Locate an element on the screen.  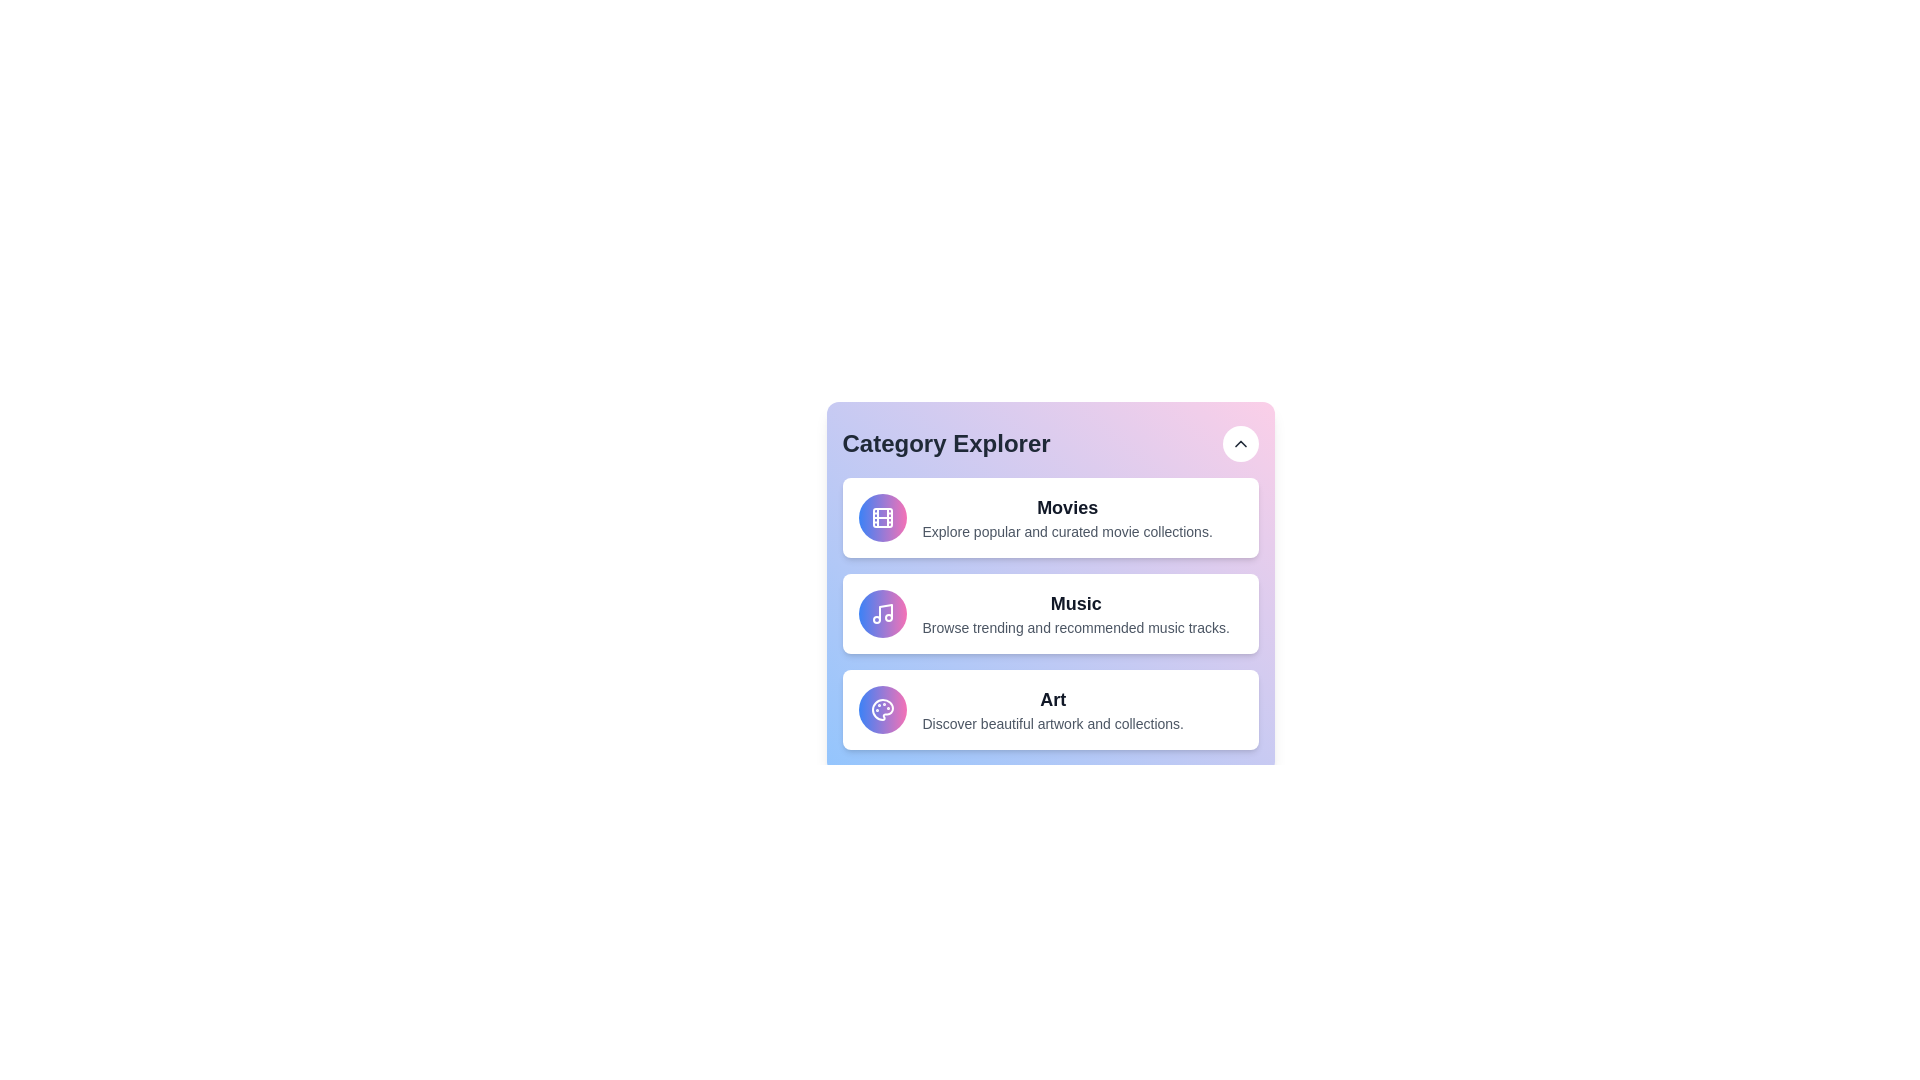
the toggle button to change the menu state is located at coordinates (1239, 442).